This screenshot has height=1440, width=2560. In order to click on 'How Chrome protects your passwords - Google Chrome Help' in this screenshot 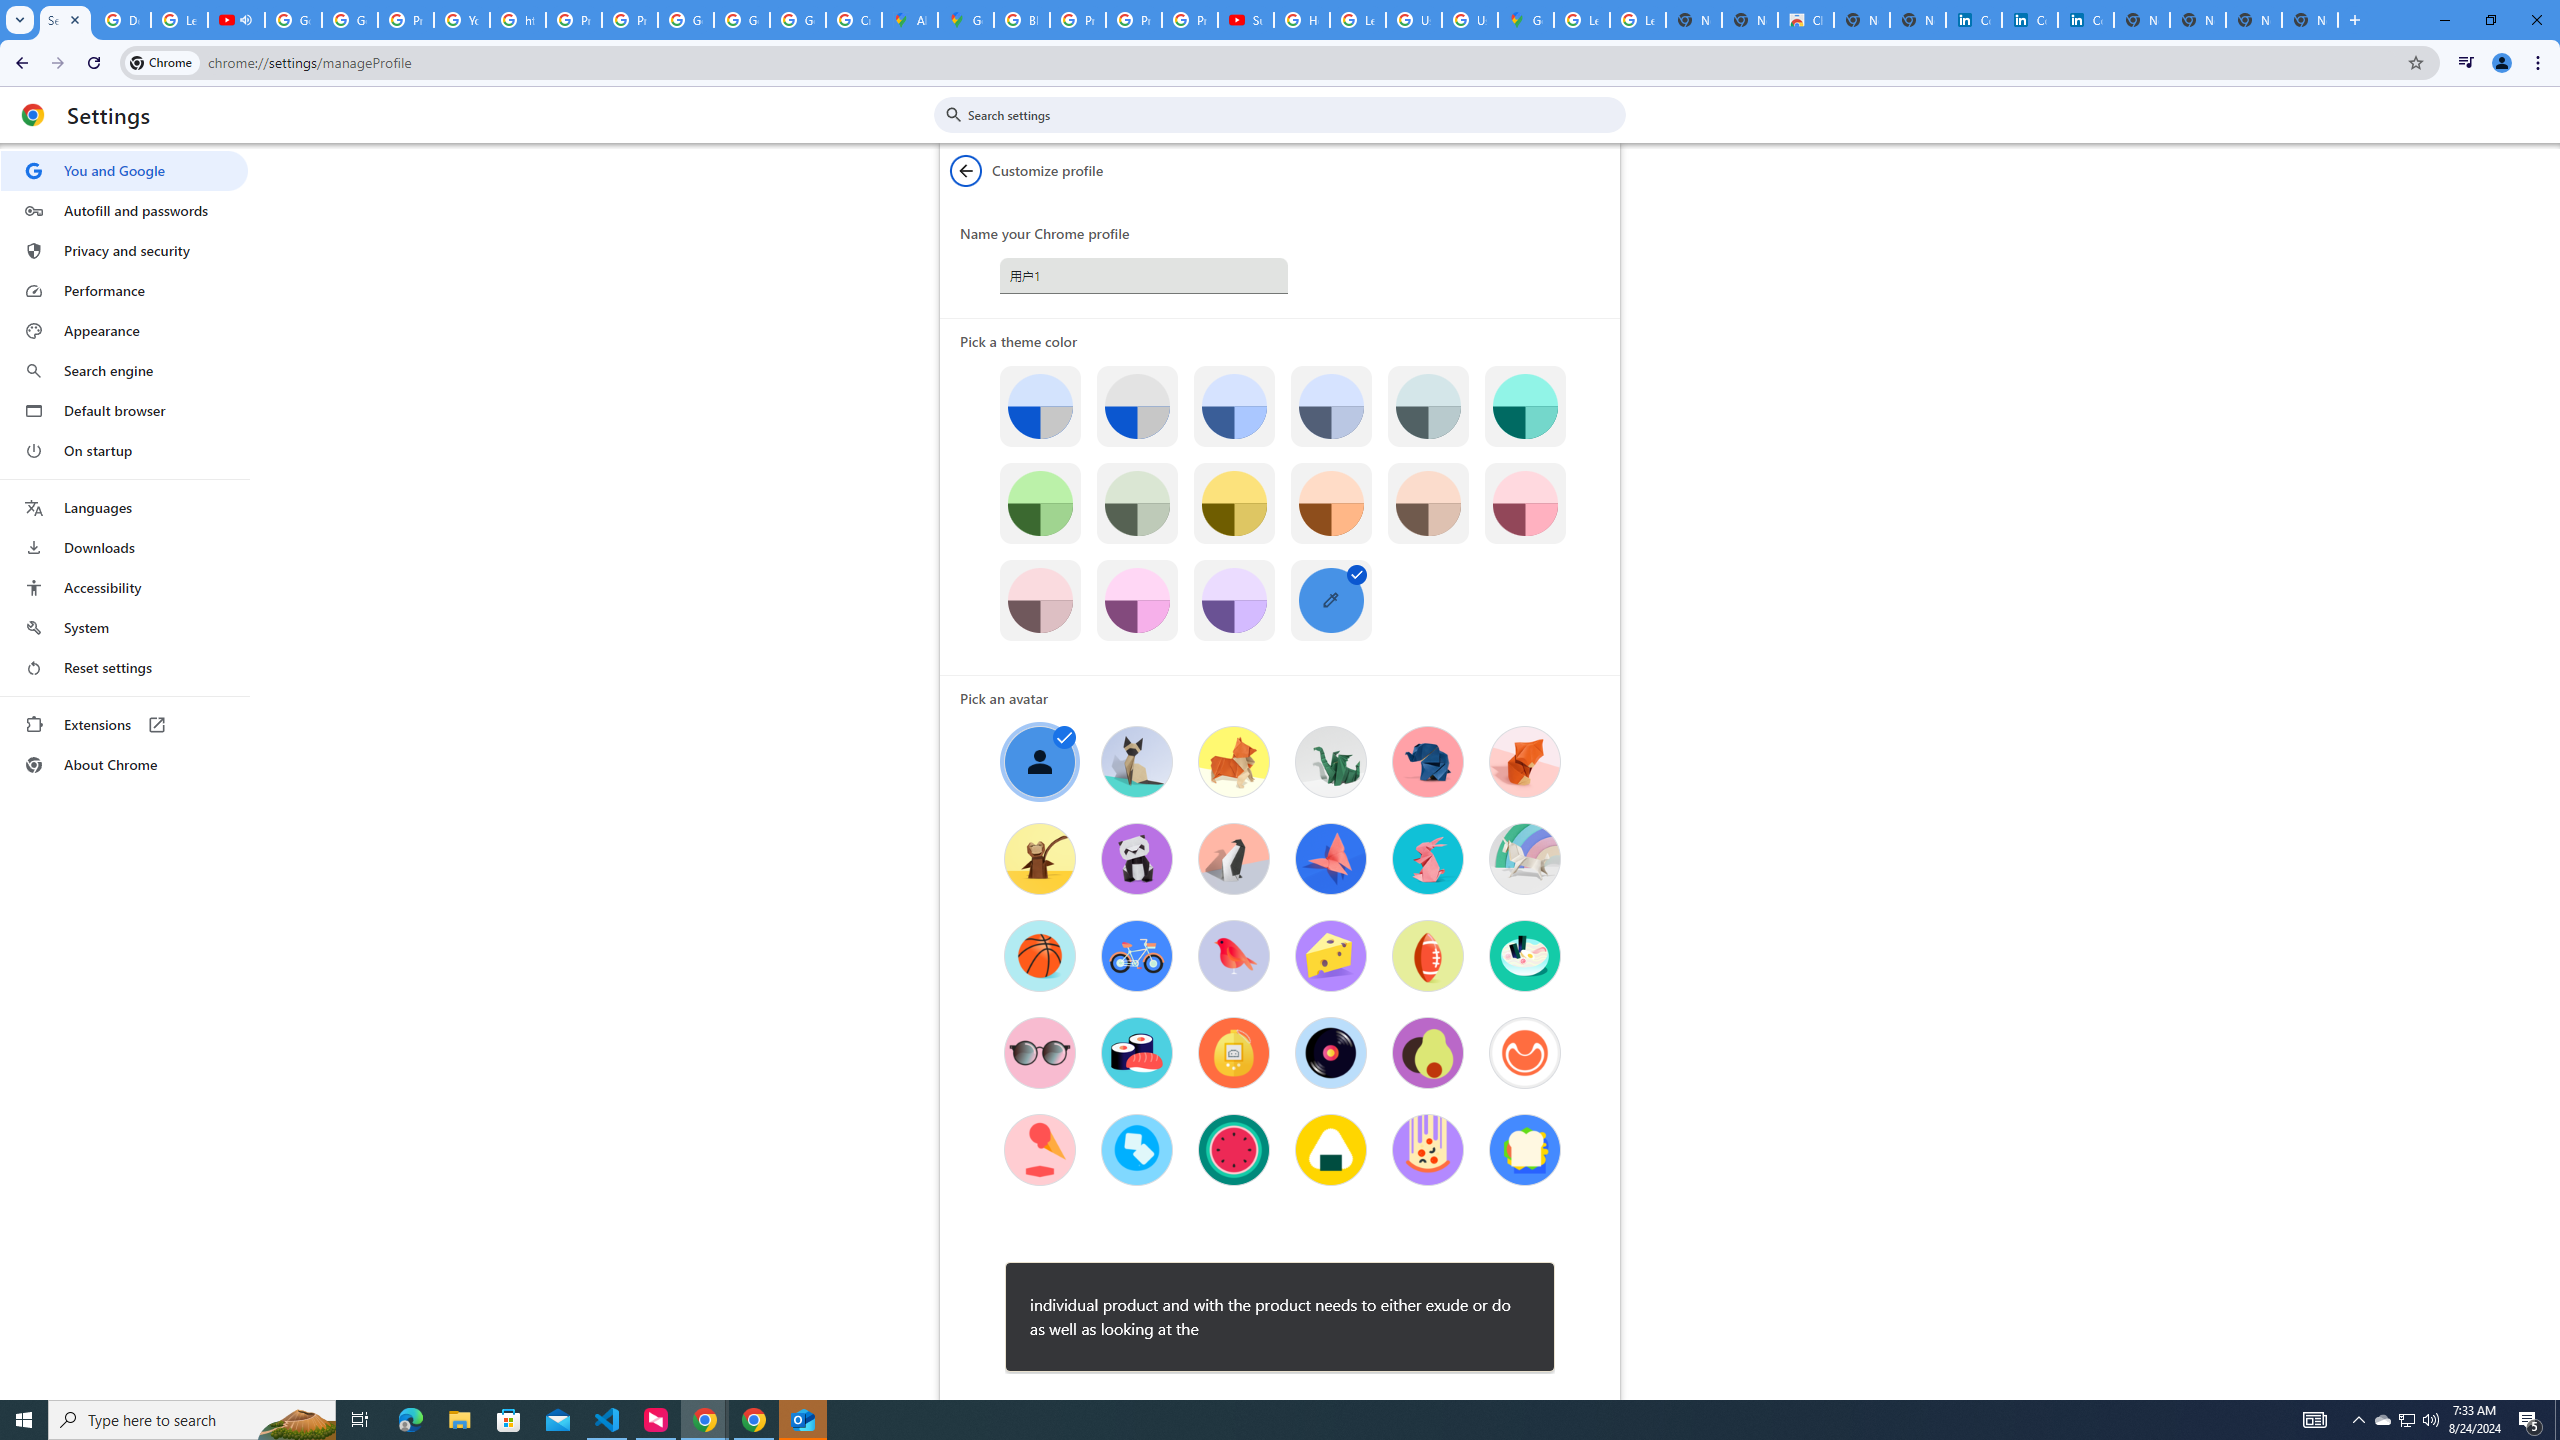, I will do `click(1300, 19)`.